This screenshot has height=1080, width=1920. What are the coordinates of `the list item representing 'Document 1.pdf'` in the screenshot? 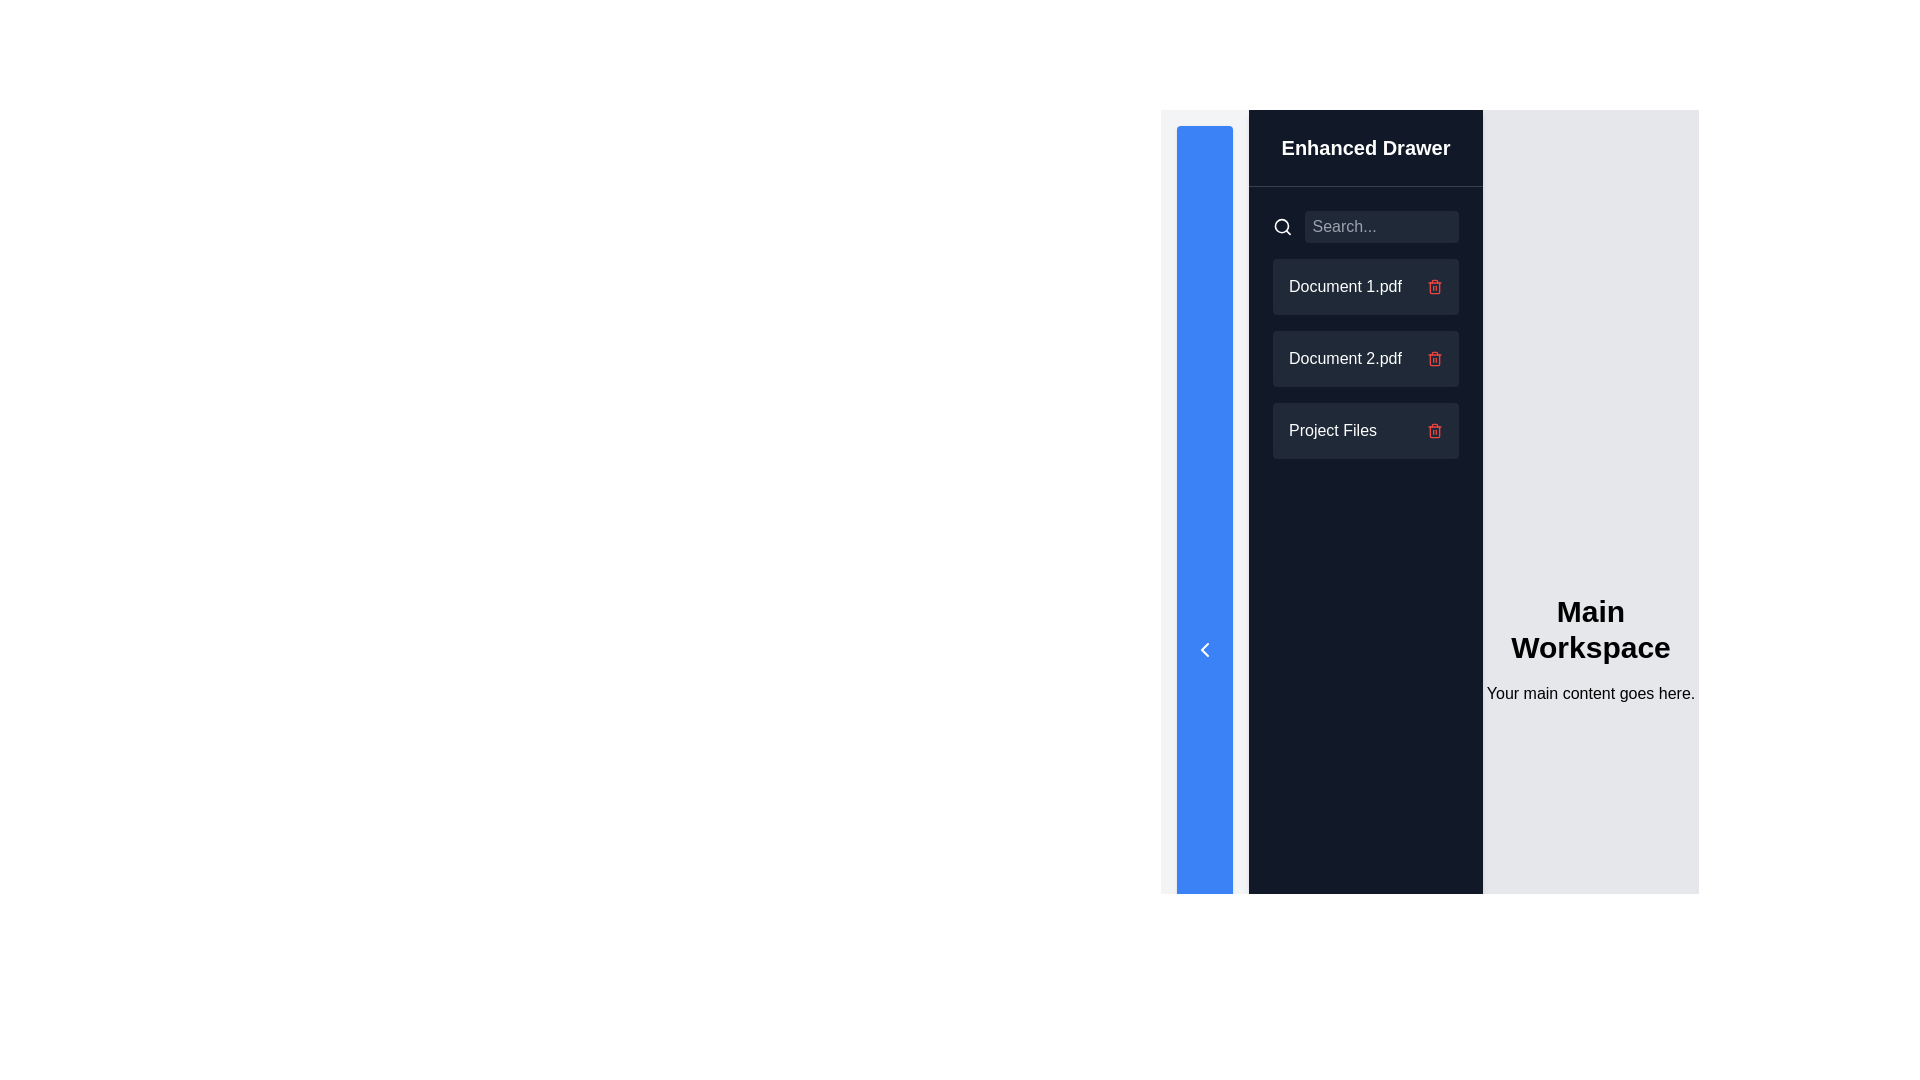 It's located at (1365, 286).